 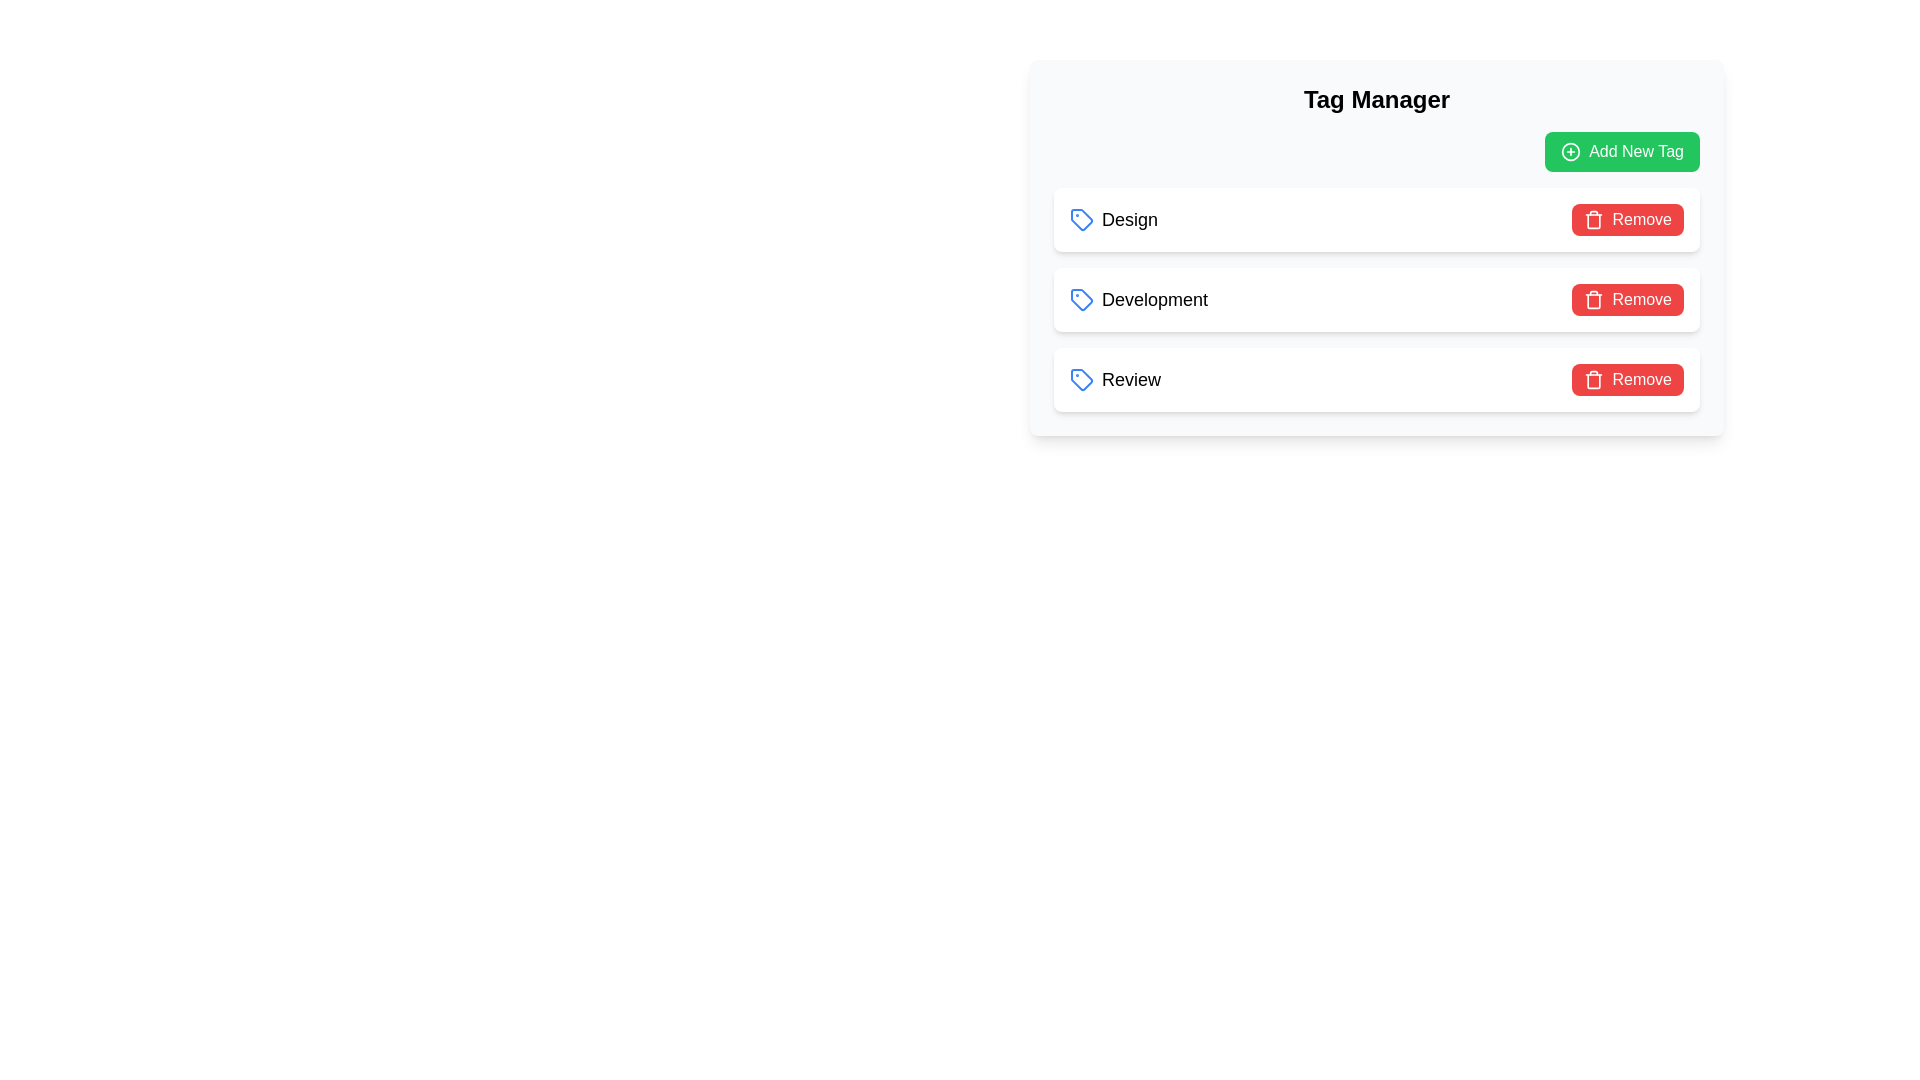 I want to click on the blue tag-shaped icon with white accents, so click(x=1080, y=380).